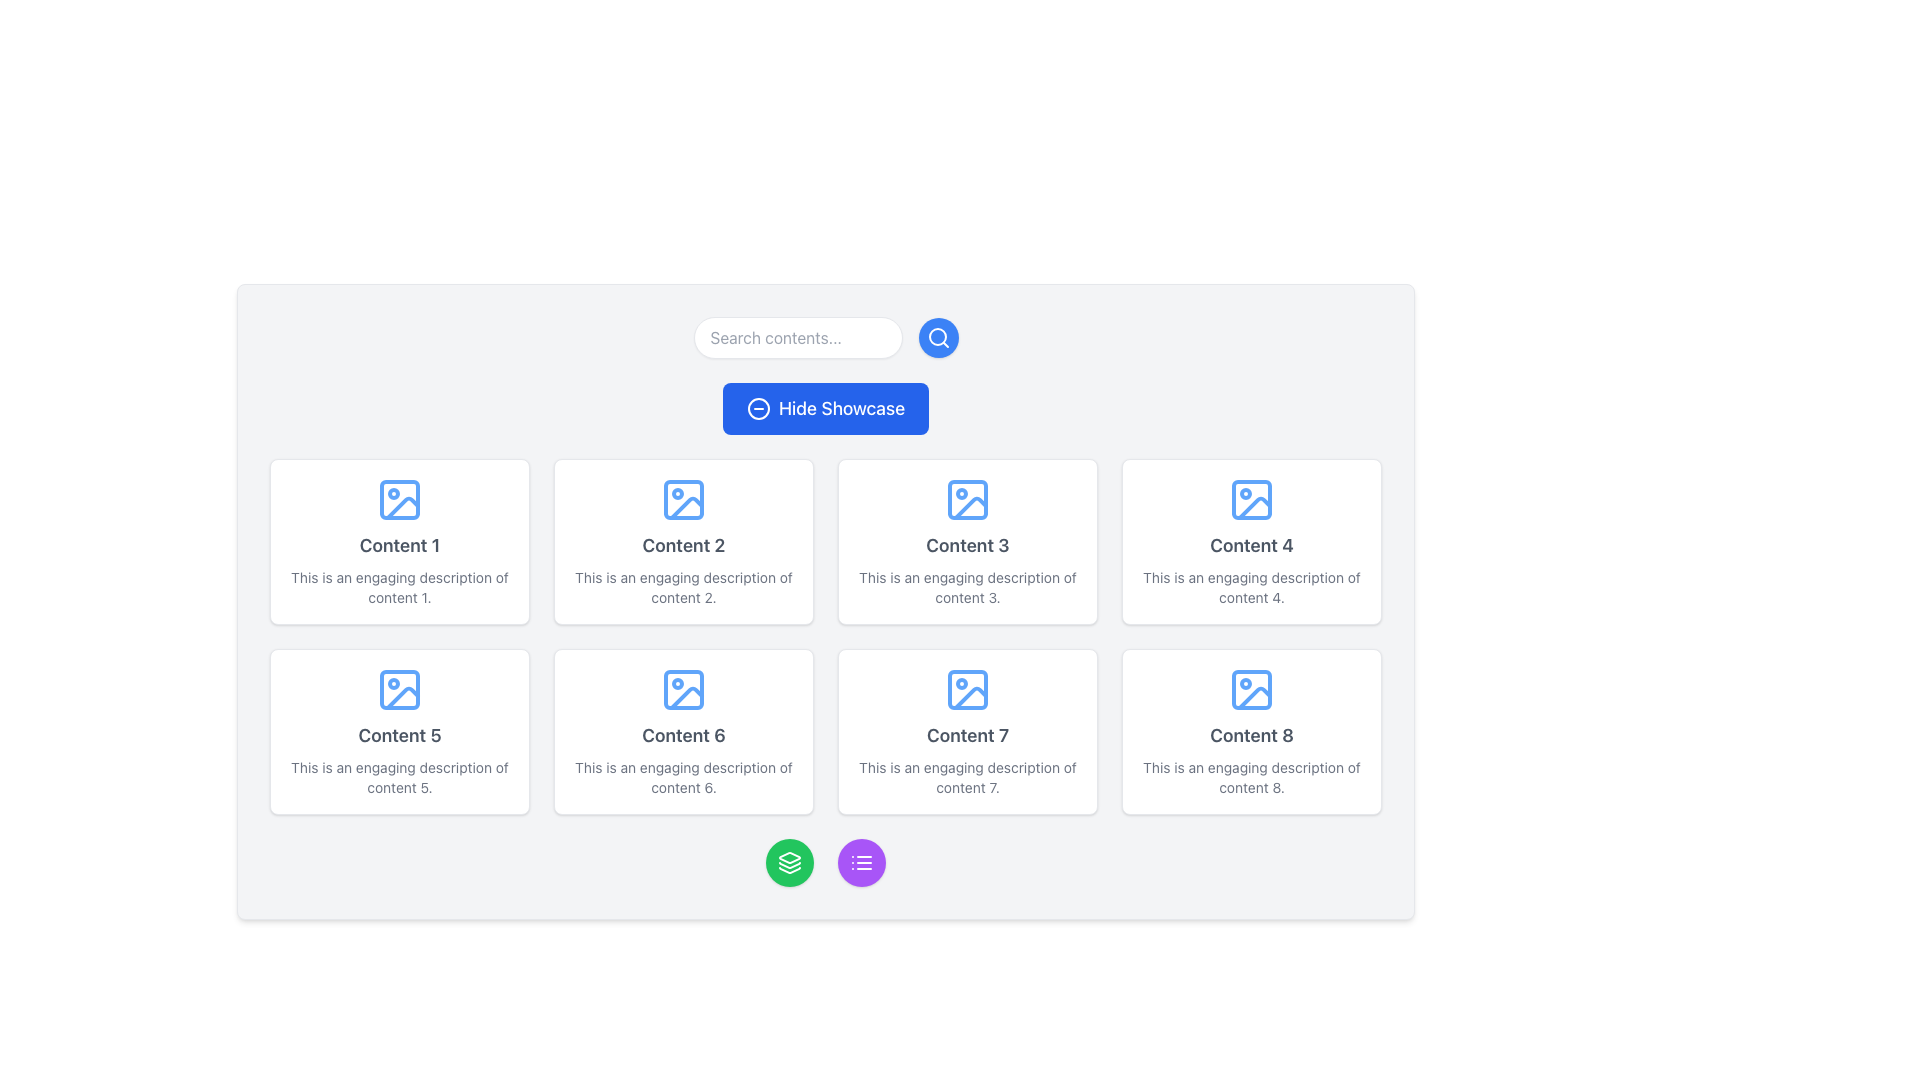 The height and width of the screenshot is (1080, 1920). I want to click on the leading icon for the 'Hide Showcase' button, which is positioned to the left of the button's text, so click(757, 407).